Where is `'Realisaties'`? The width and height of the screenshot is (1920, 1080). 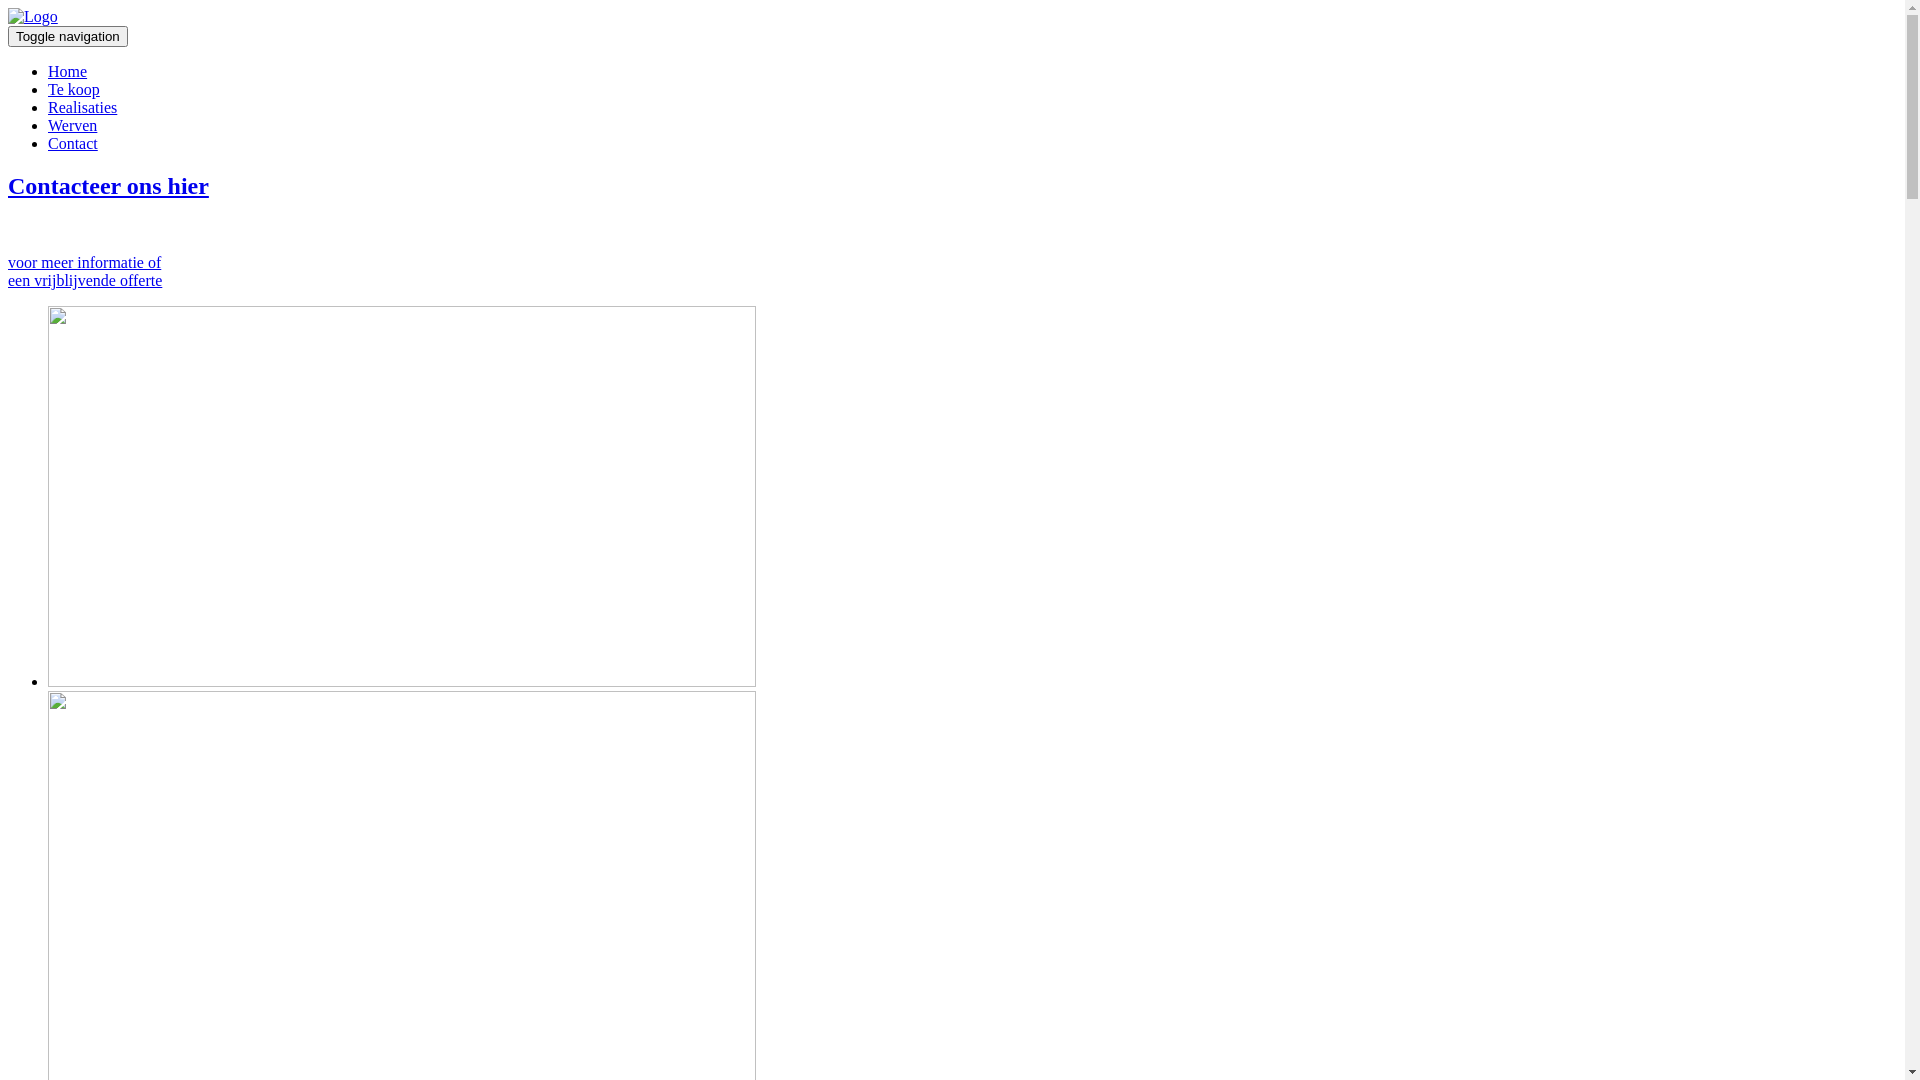 'Realisaties' is located at coordinates (48, 107).